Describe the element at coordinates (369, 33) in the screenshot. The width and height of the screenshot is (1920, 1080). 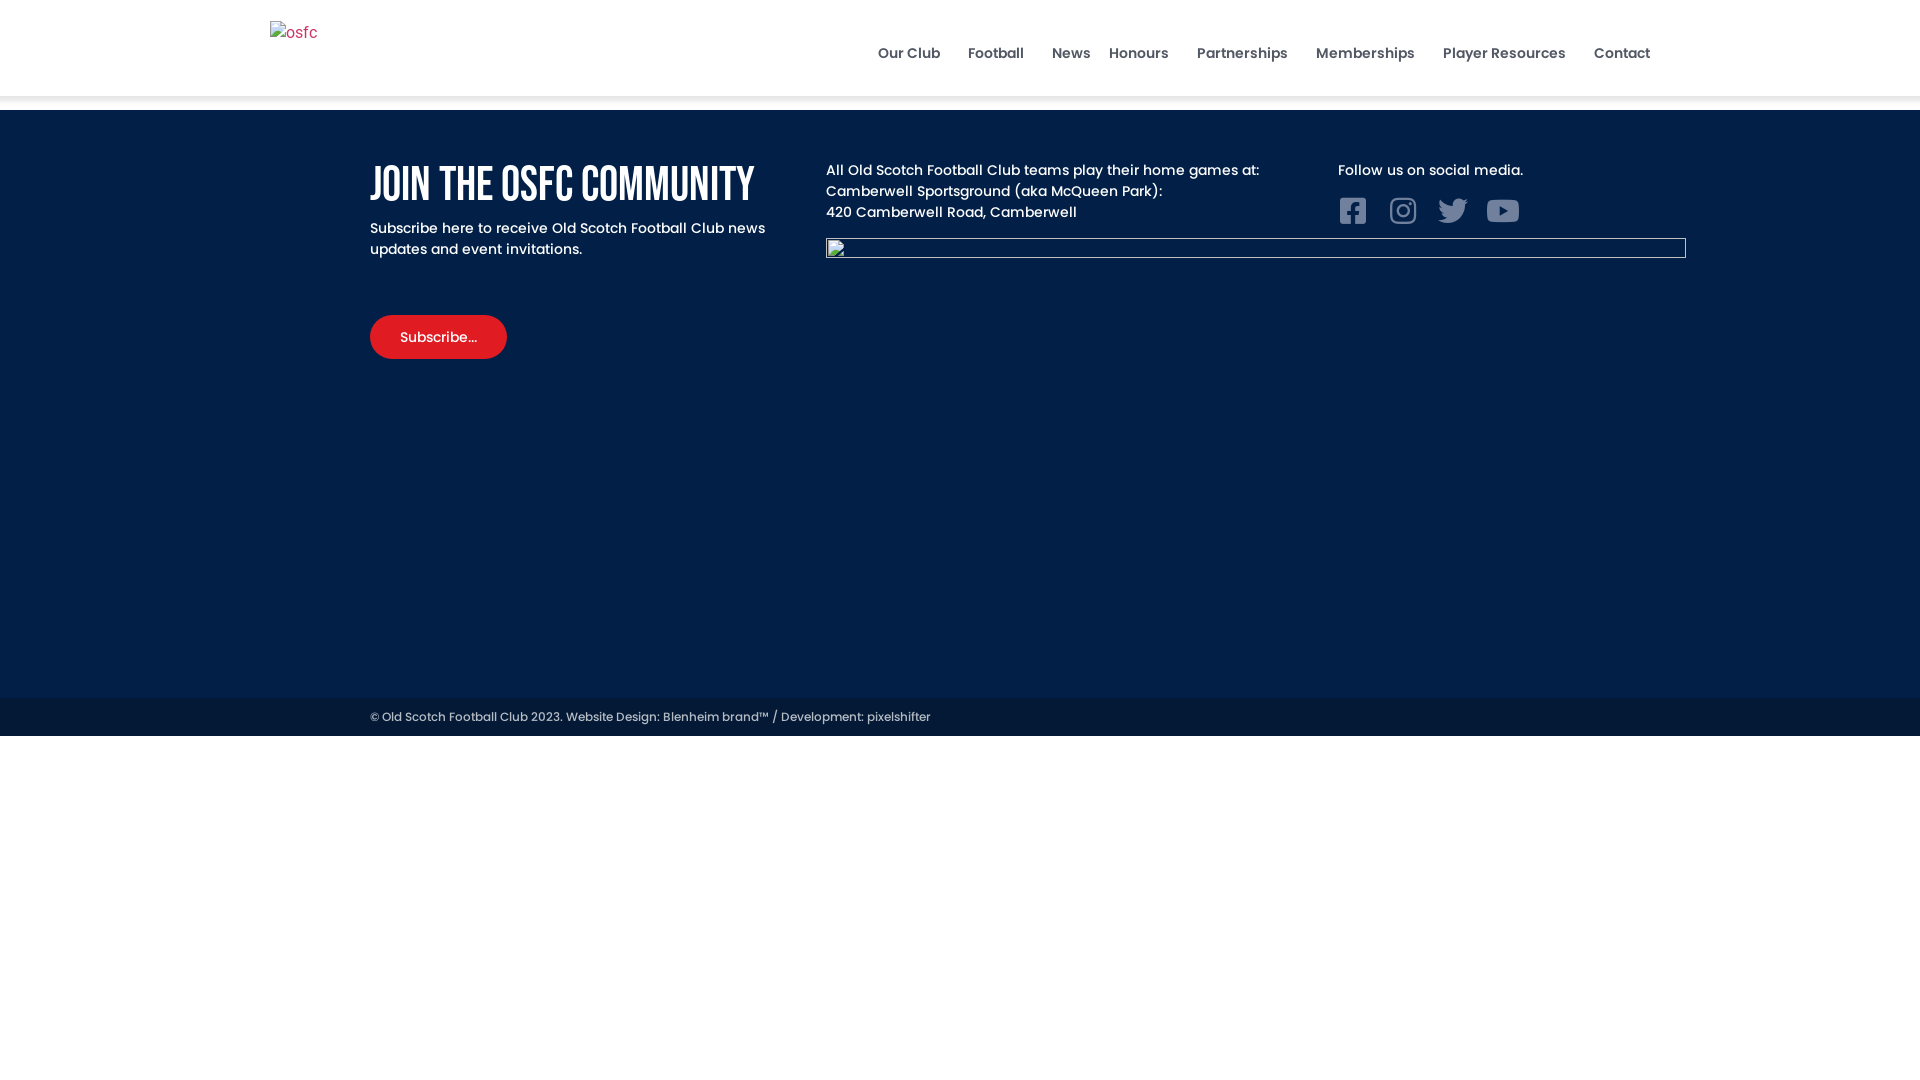
I see `'osfc'` at that location.